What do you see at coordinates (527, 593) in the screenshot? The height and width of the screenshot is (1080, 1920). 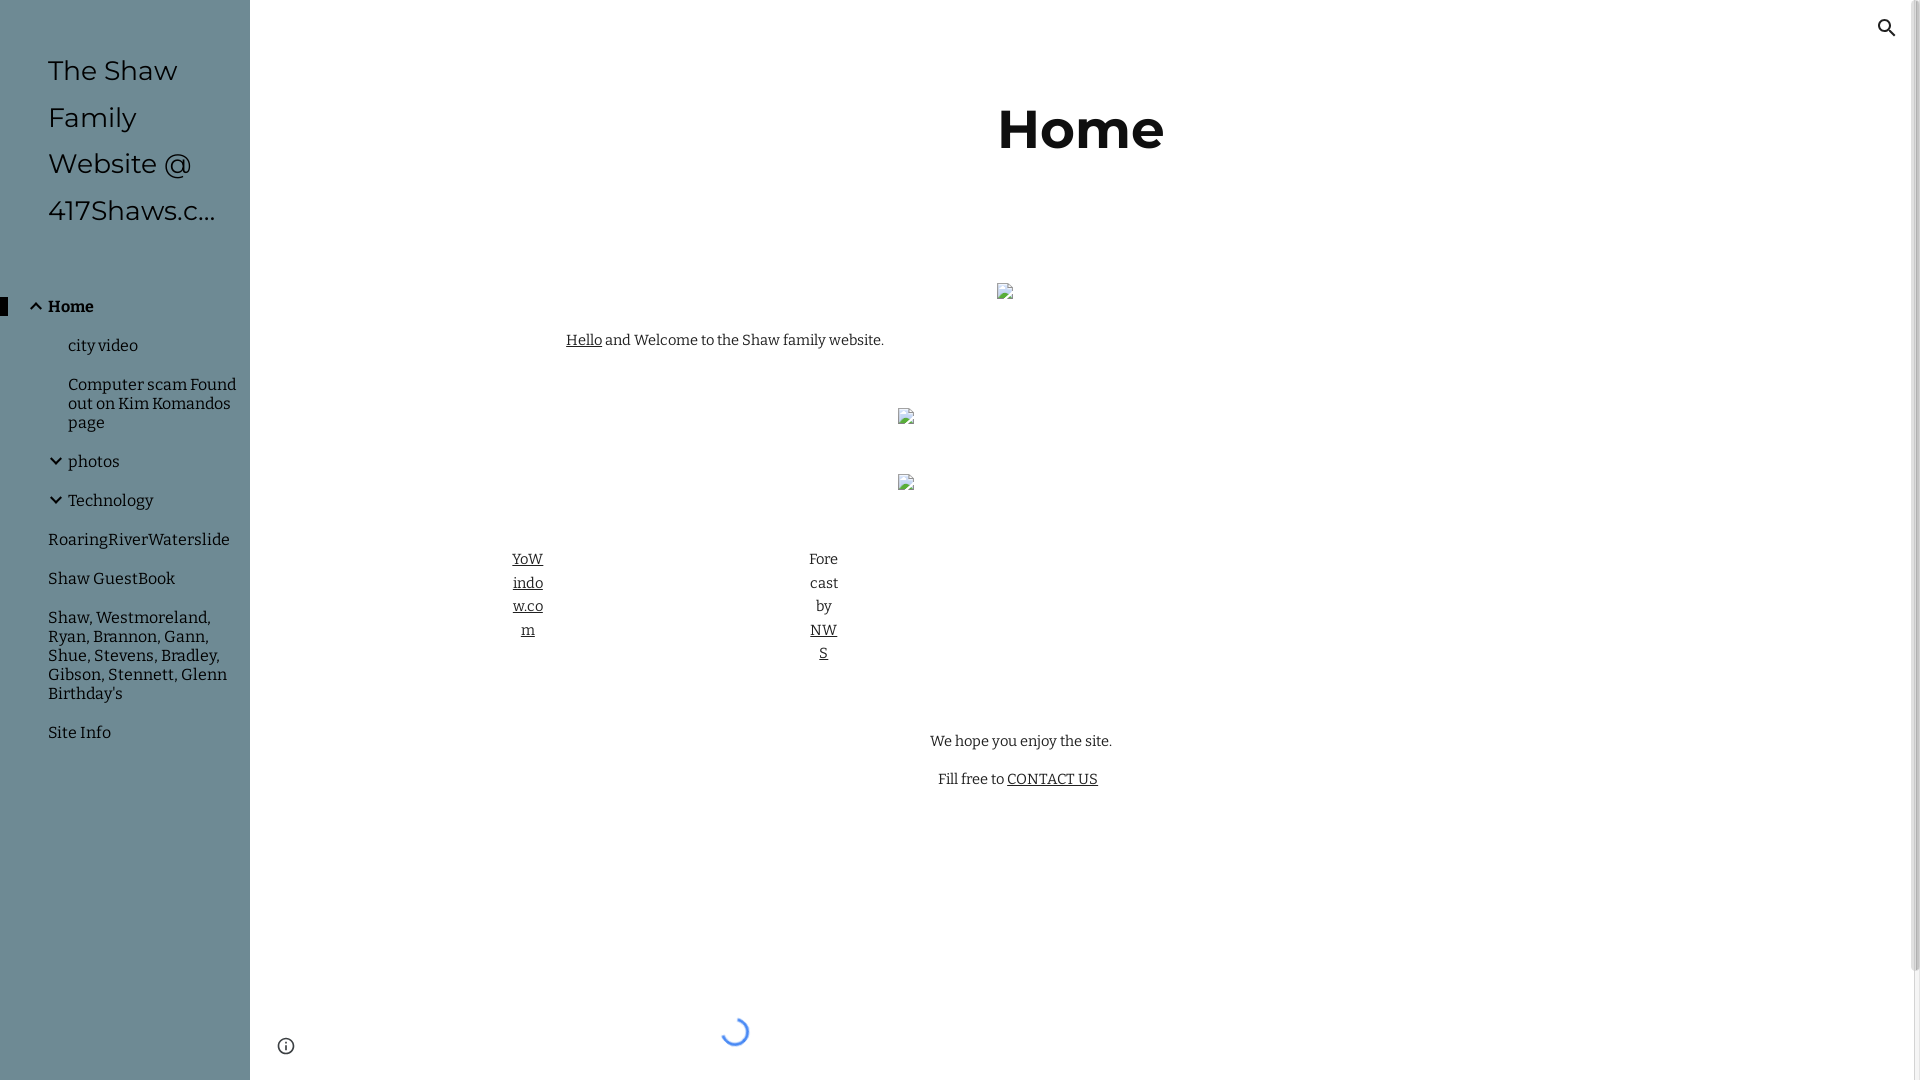 I see `'YoWindow.com'` at bounding box center [527, 593].